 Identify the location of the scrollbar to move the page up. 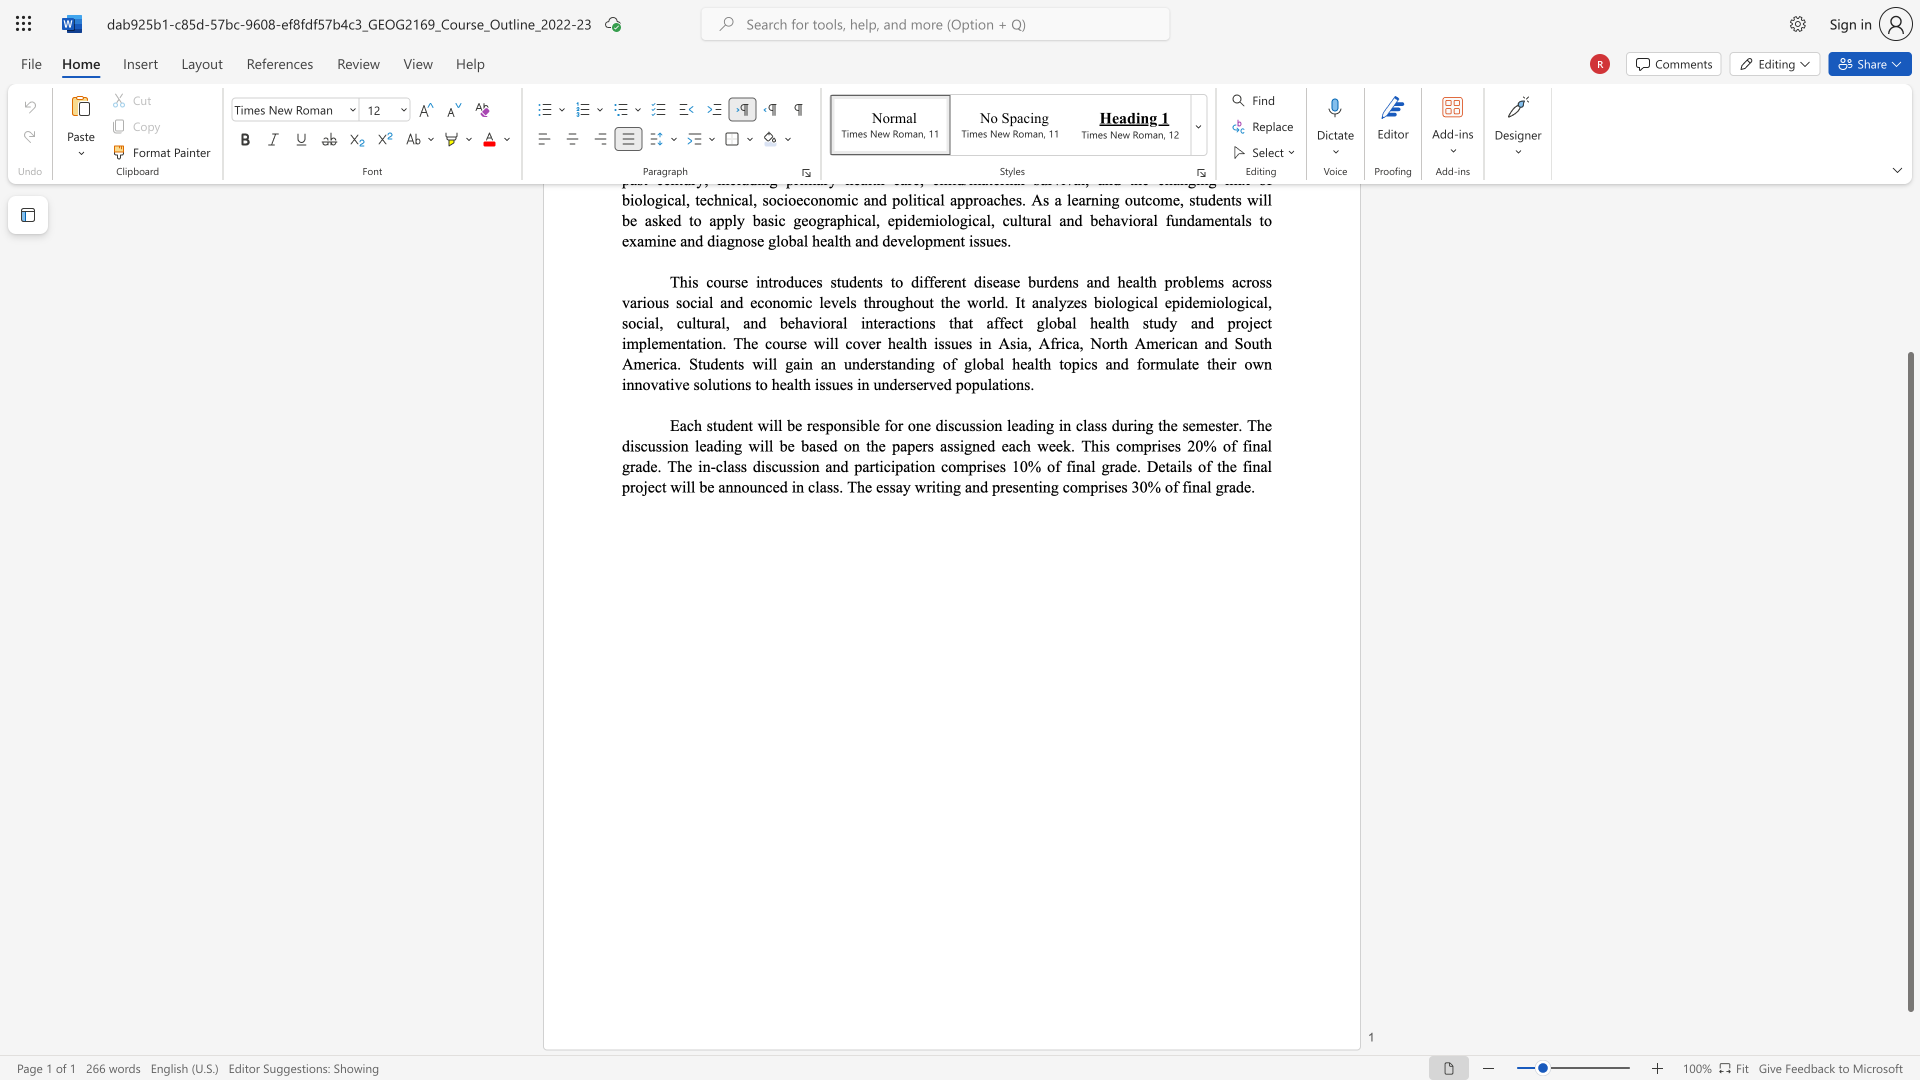
(1909, 219).